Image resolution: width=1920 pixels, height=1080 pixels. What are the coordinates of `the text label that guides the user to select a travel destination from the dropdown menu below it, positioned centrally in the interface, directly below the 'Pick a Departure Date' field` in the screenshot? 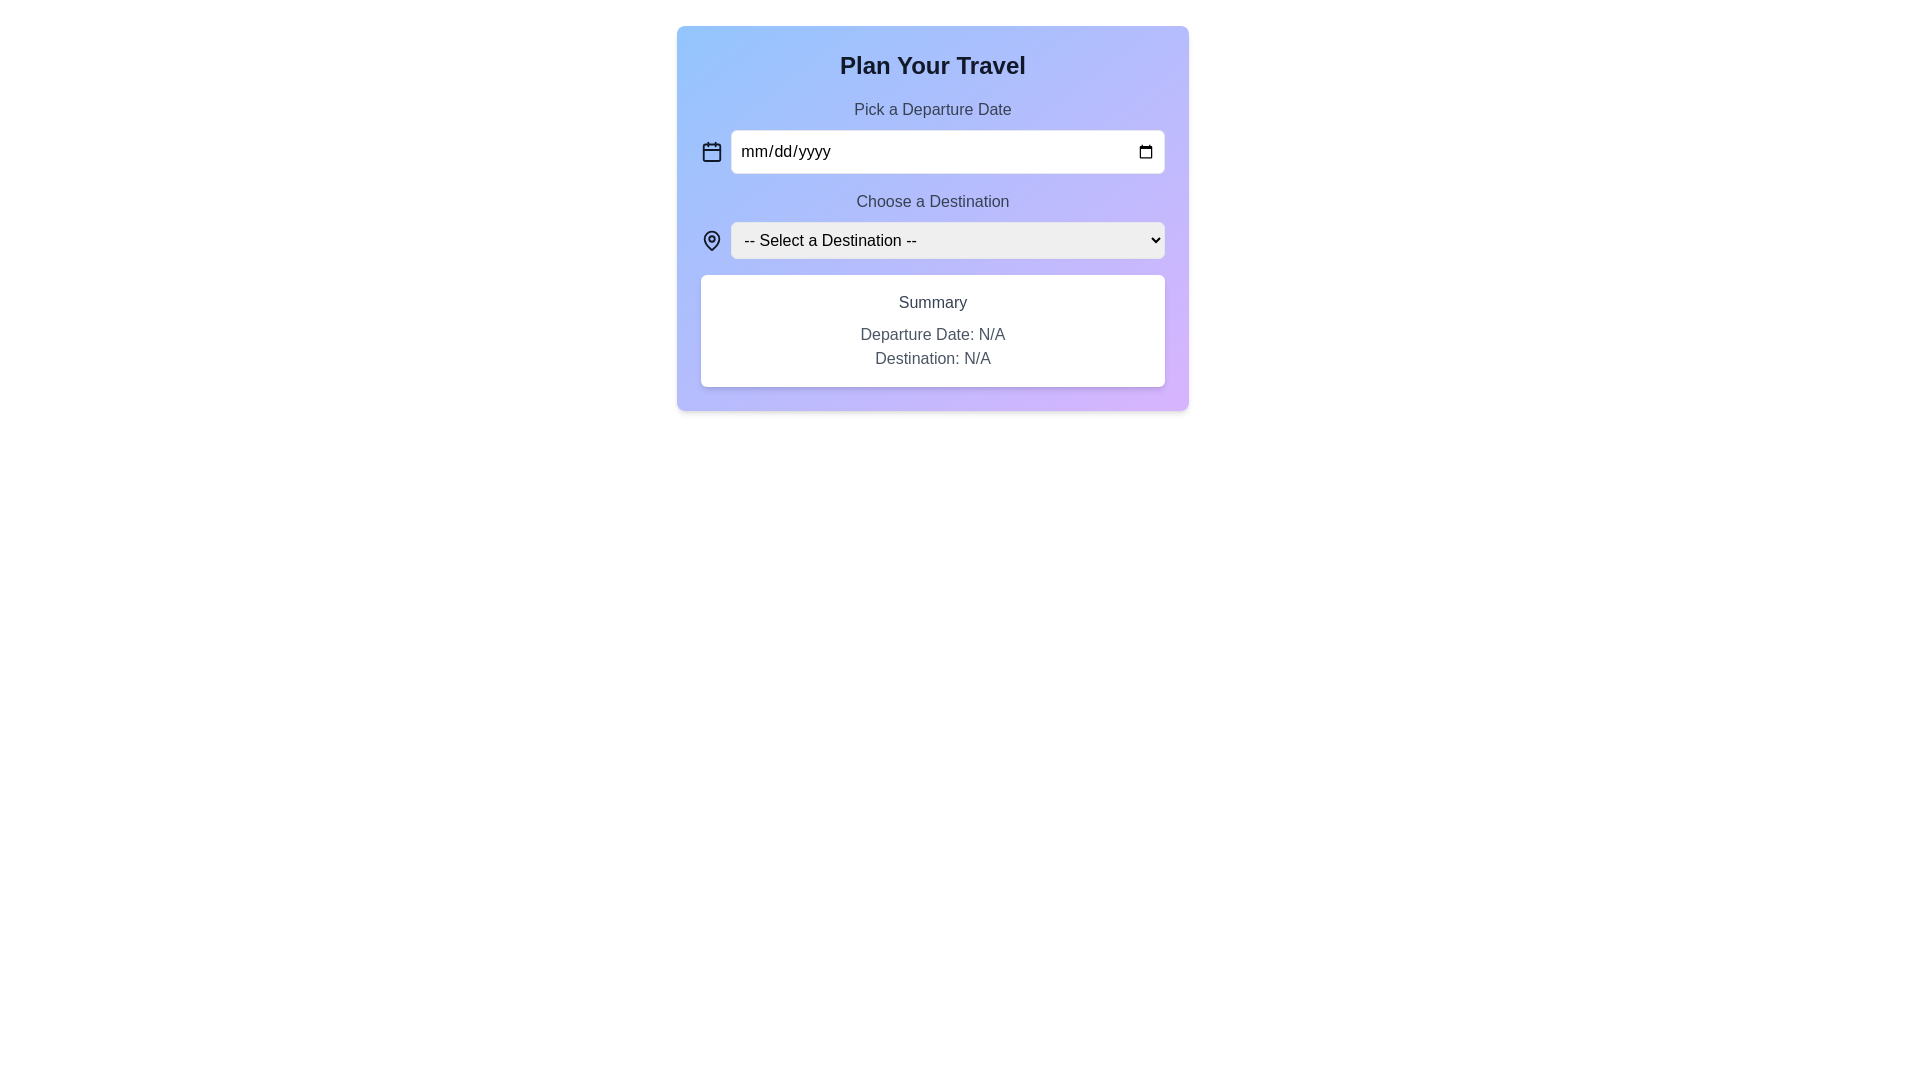 It's located at (931, 201).